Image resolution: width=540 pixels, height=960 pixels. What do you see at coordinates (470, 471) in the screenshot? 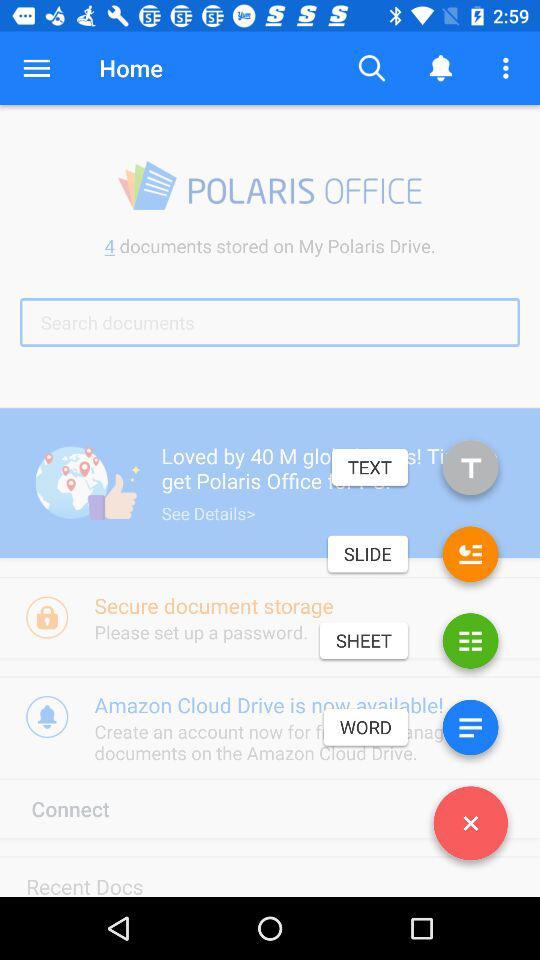
I see `the item to the right of the text icon` at bounding box center [470, 471].